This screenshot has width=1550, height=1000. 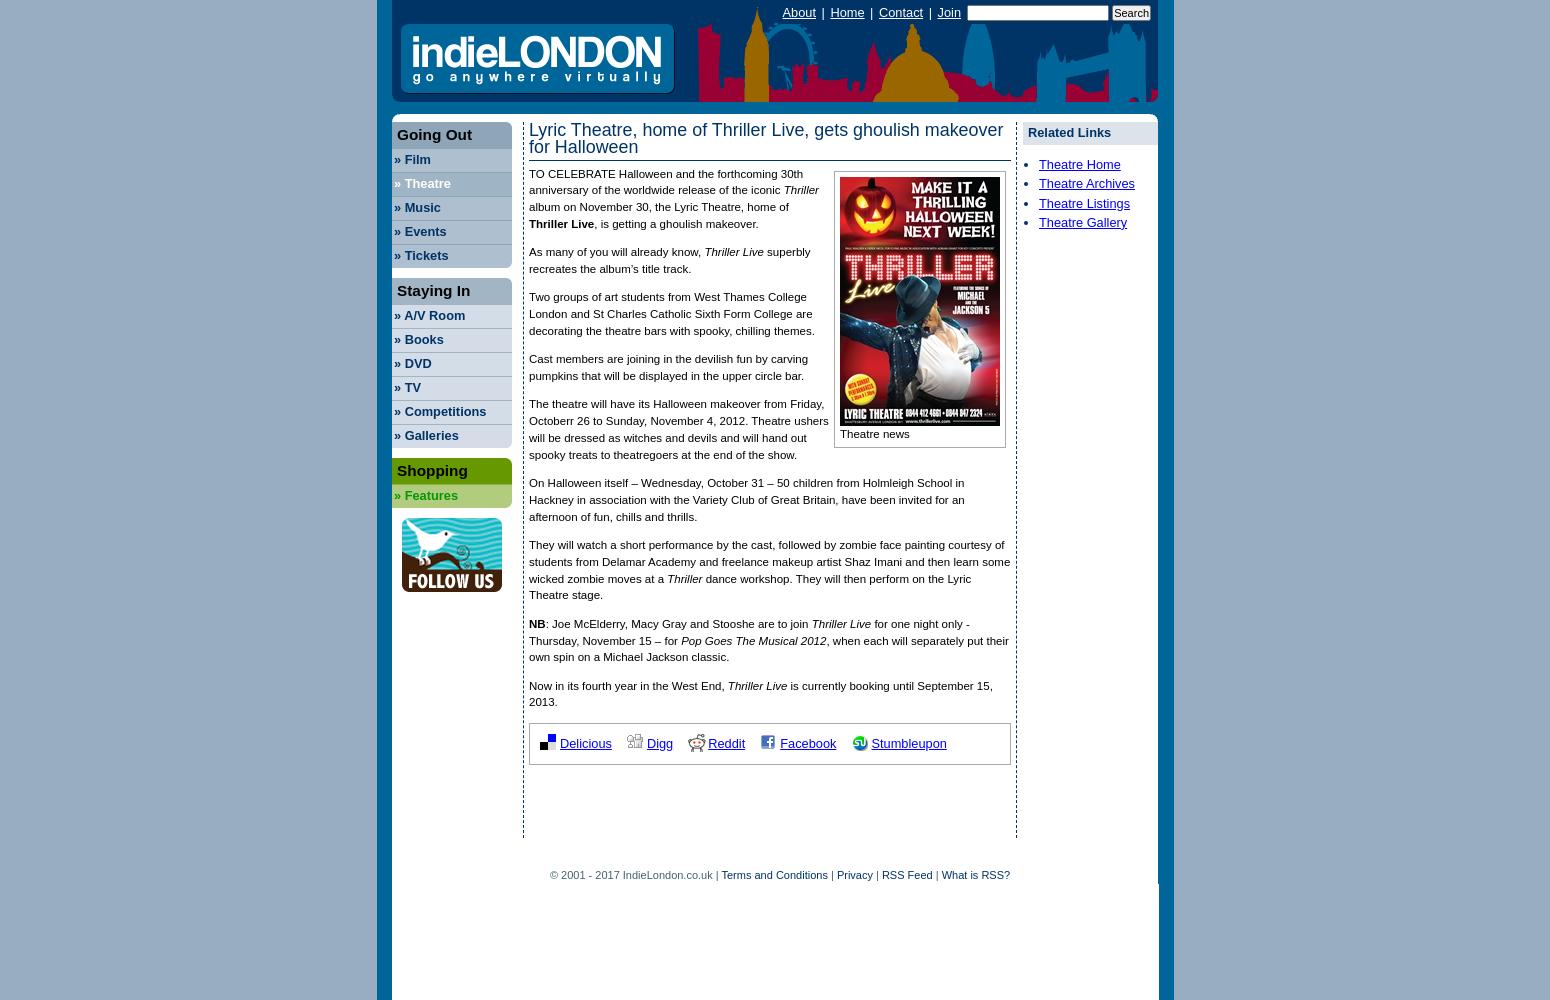 What do you see at coordinates (561, 222) in the screenshot?
I see `'Thriller Live'` at bounding box center [561, 222].